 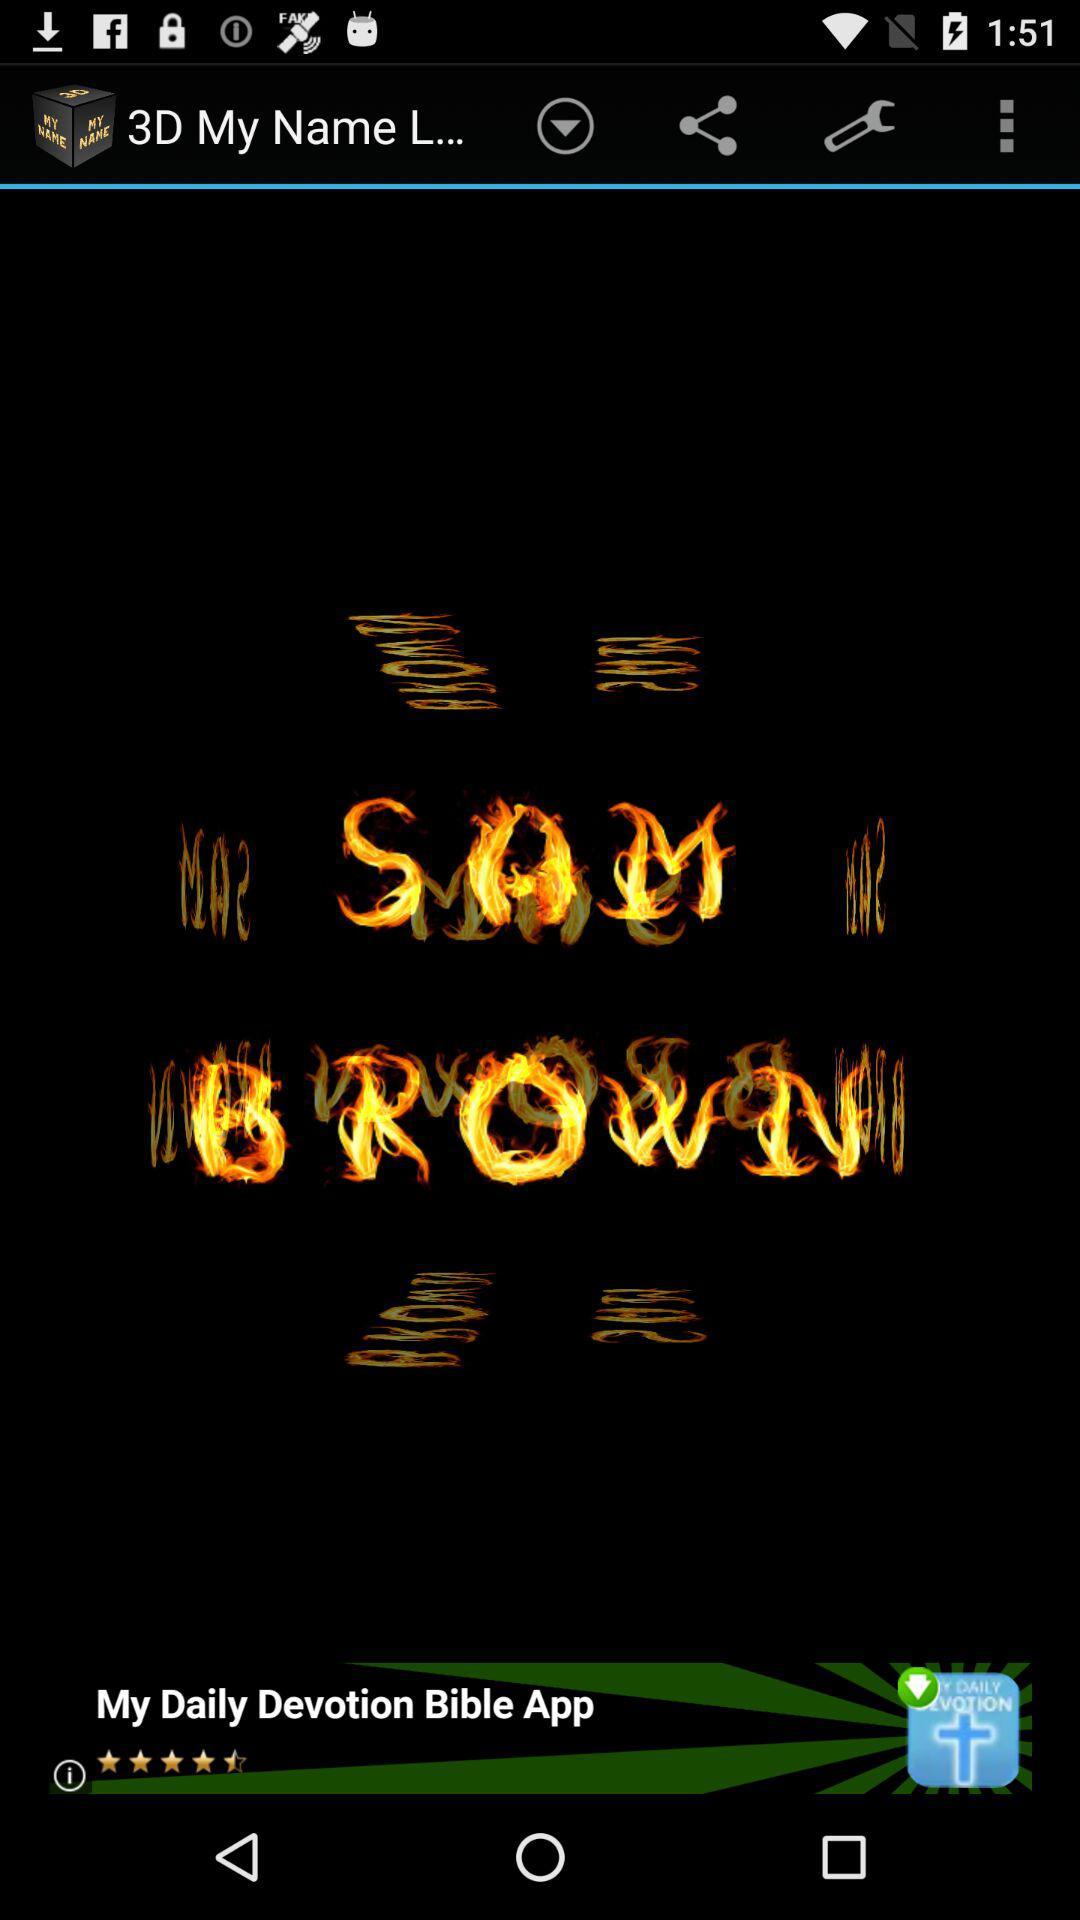 What do you see at coordinates (538, 1727) in the screenshot?
I see `advertisement banner` at bounding box center [538, 1727].